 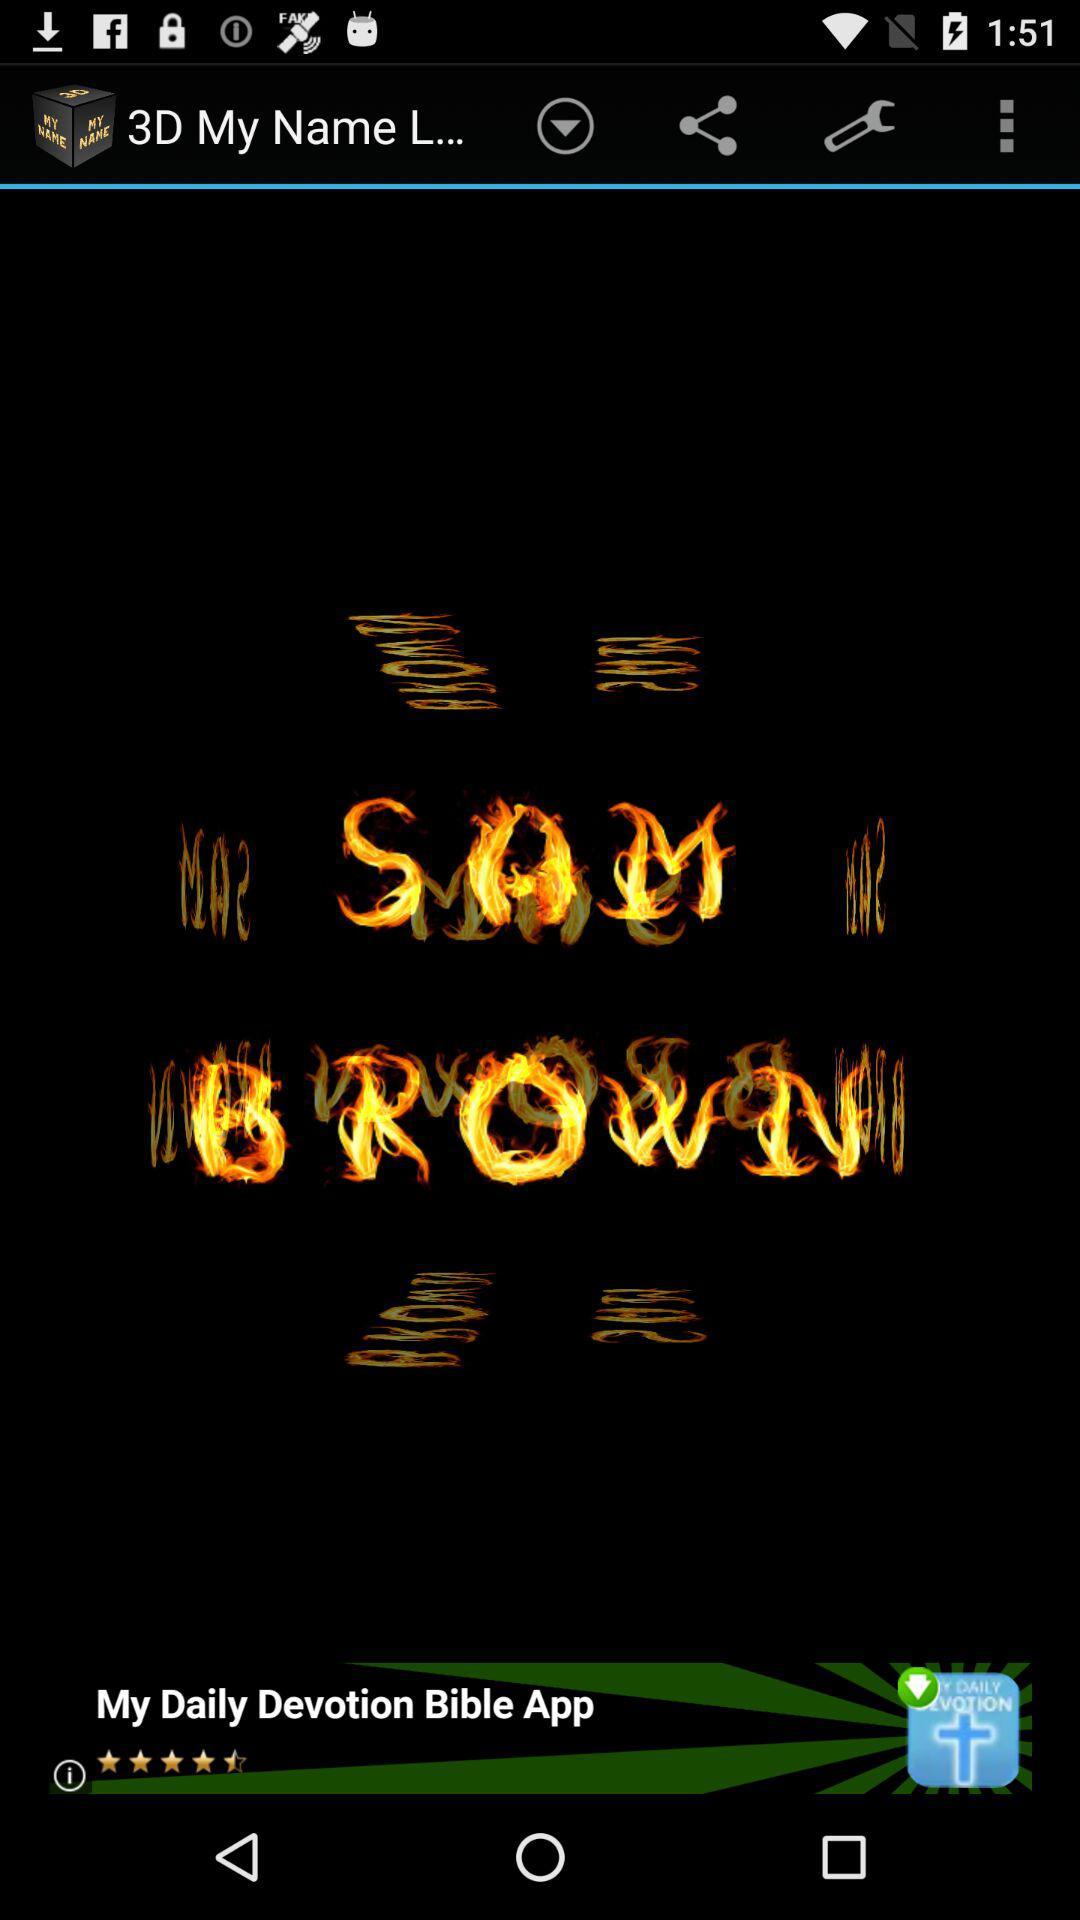 What do you see at coordinates (538, 1727) in the screenshot?
I see `advertisement banner` at bounding box center [538, 1727].